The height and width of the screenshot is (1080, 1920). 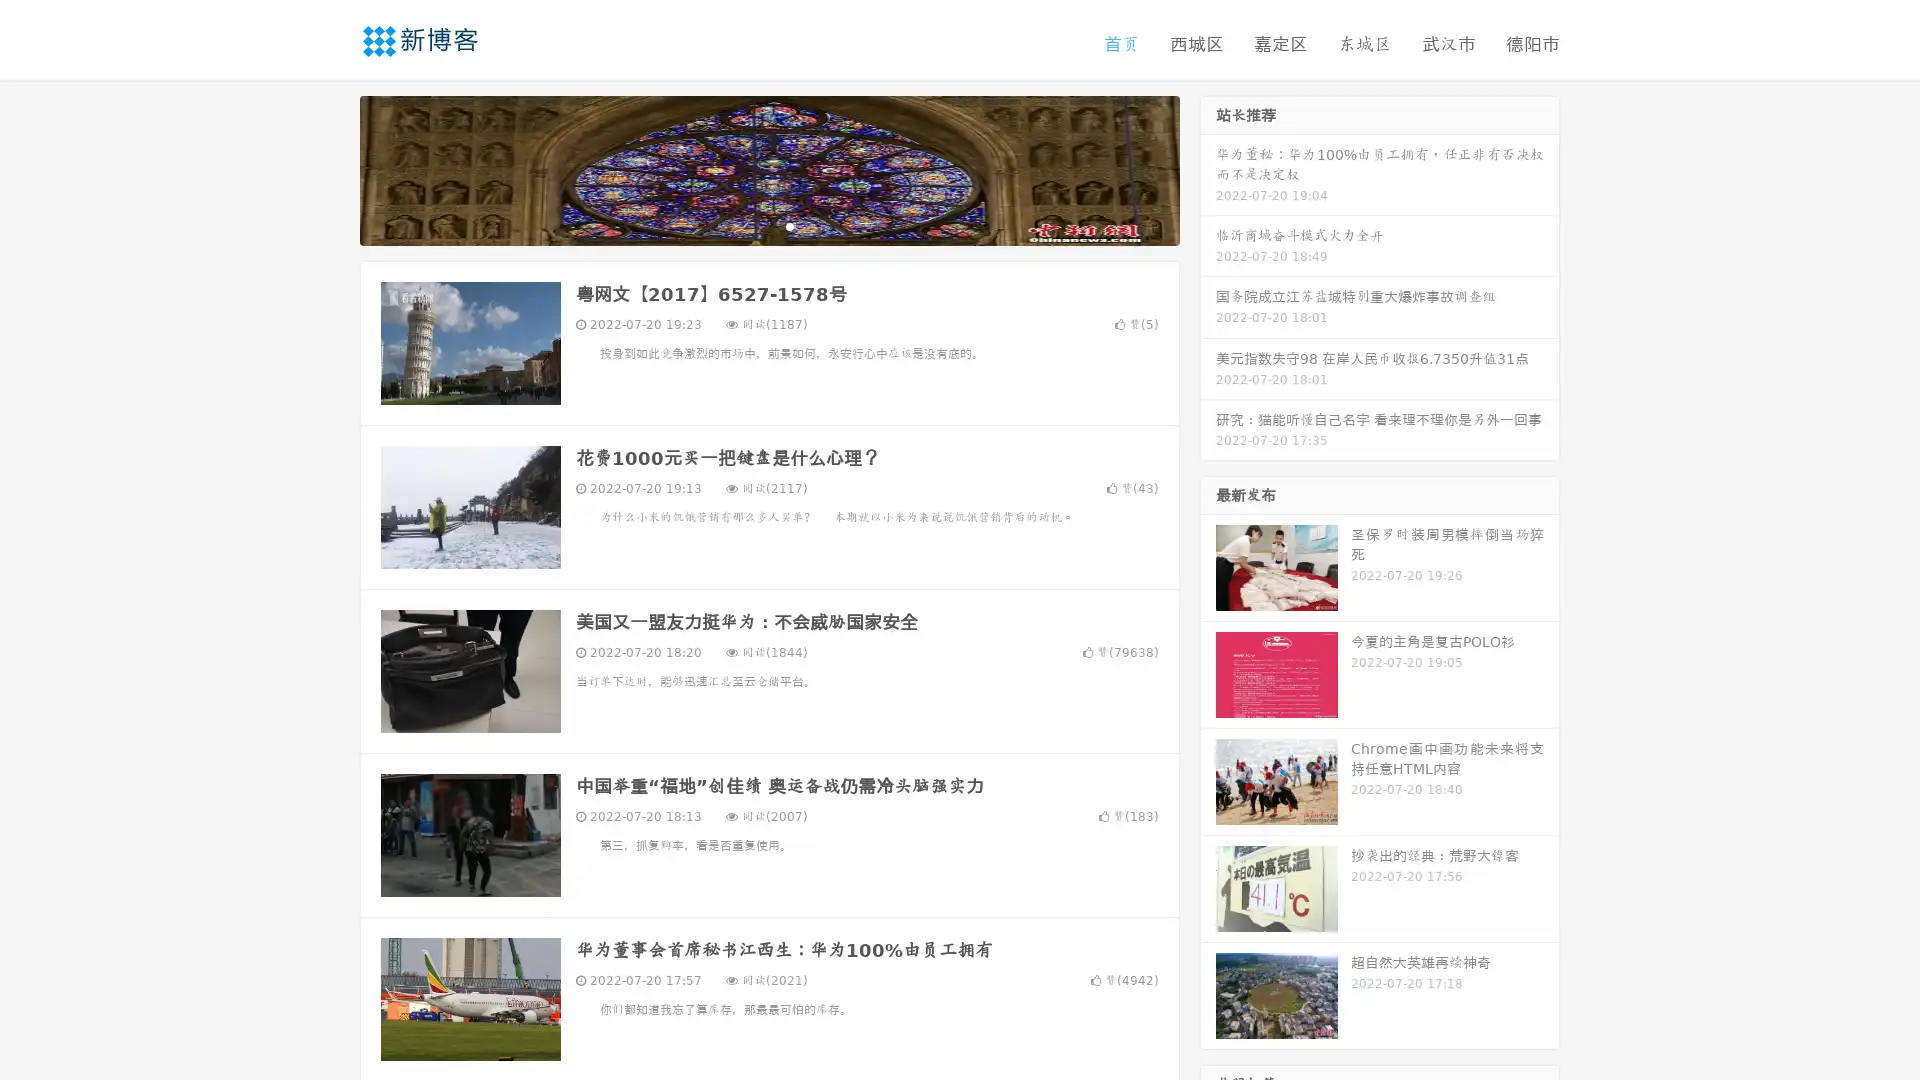 I want to click on Go to slide 3, so click(x=789, y=225).